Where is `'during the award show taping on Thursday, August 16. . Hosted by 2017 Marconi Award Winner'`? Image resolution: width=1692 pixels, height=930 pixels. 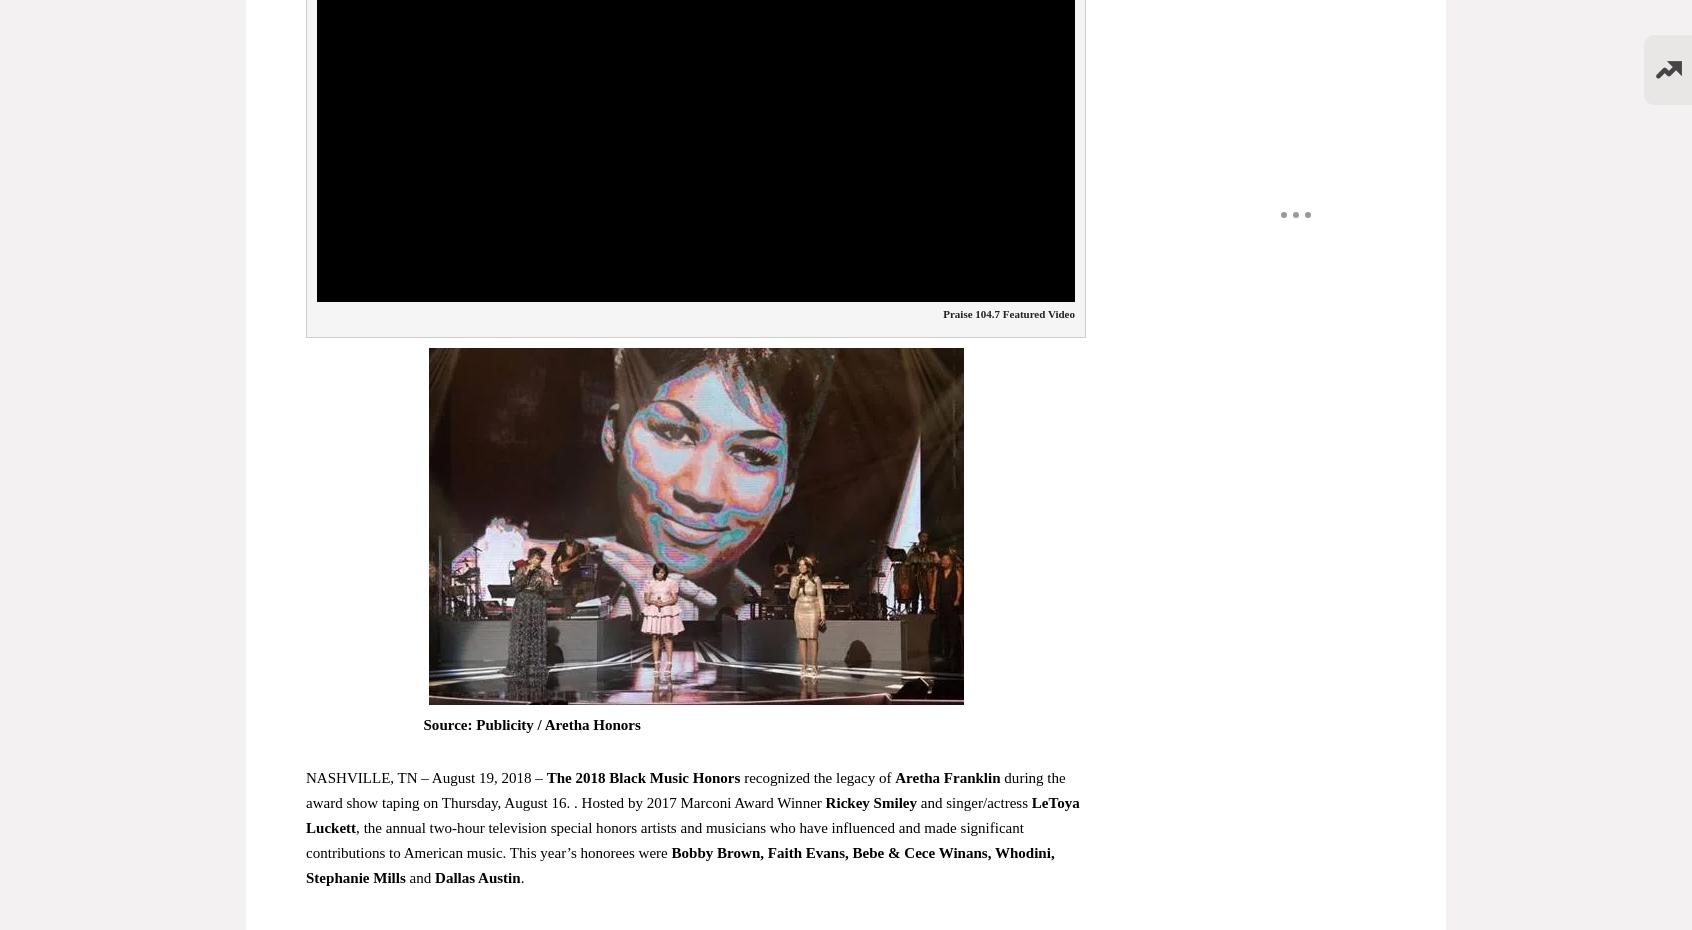
'during the award show taping on Thursday, August 16. . Hosted by 2017 Marconi Award Winner' is located at coordinates (685, 789).